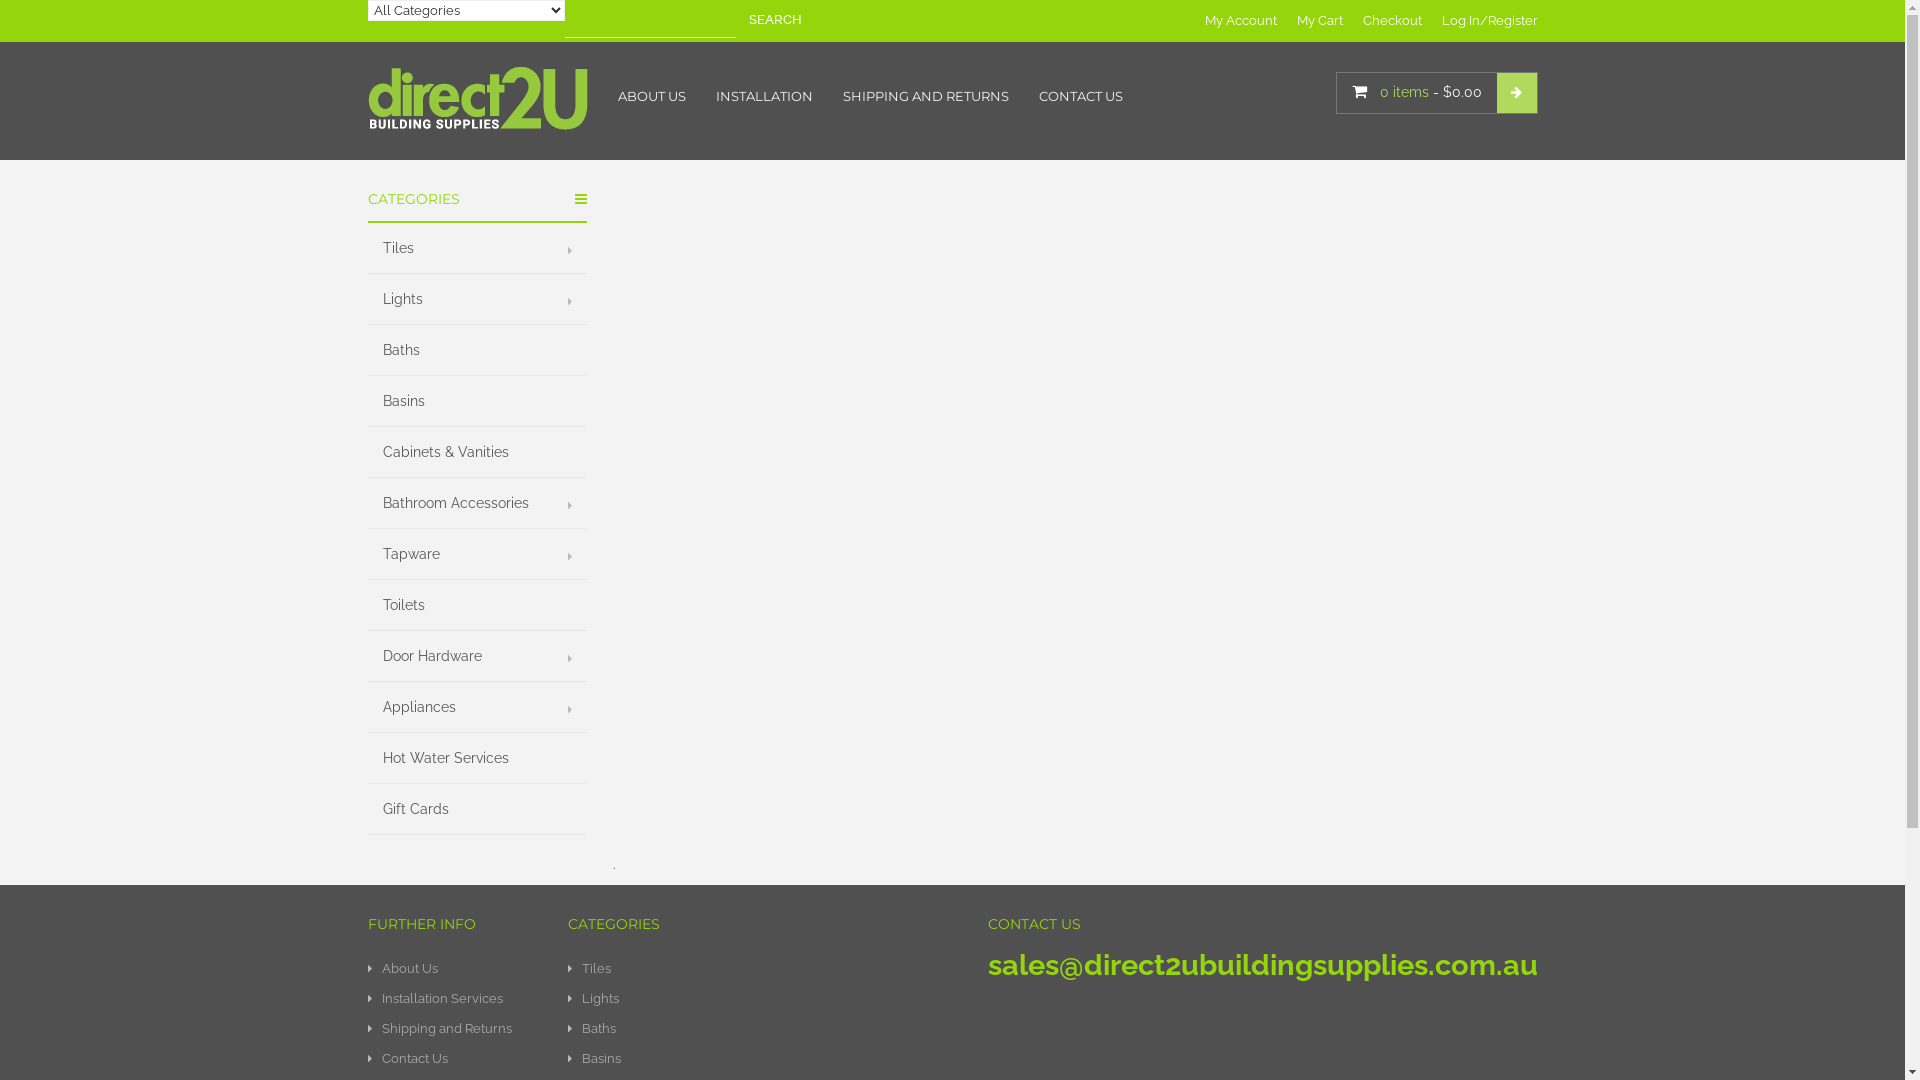 This screenshot has width=1920, height=1080. I want to click on 'Checkout', so click(1390, 20).